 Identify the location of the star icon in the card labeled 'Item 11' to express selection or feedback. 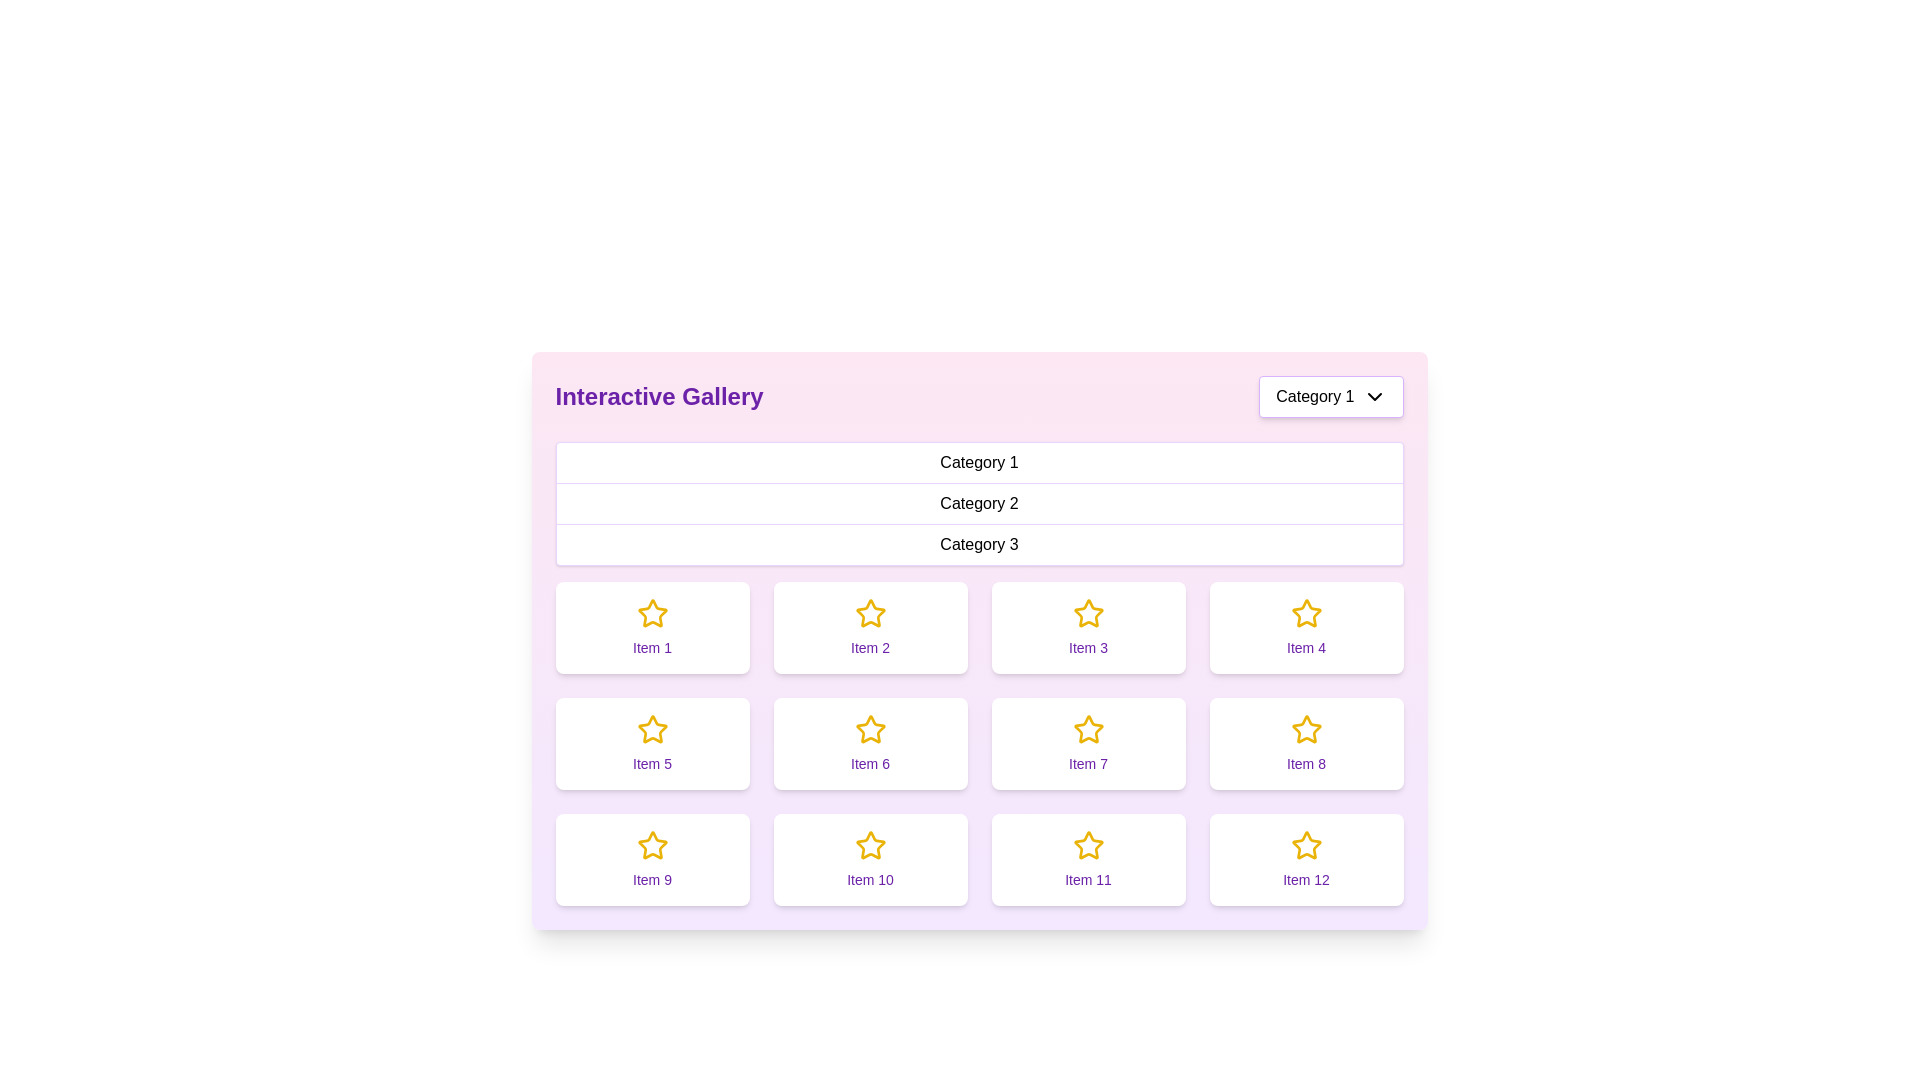
(1087, 845).